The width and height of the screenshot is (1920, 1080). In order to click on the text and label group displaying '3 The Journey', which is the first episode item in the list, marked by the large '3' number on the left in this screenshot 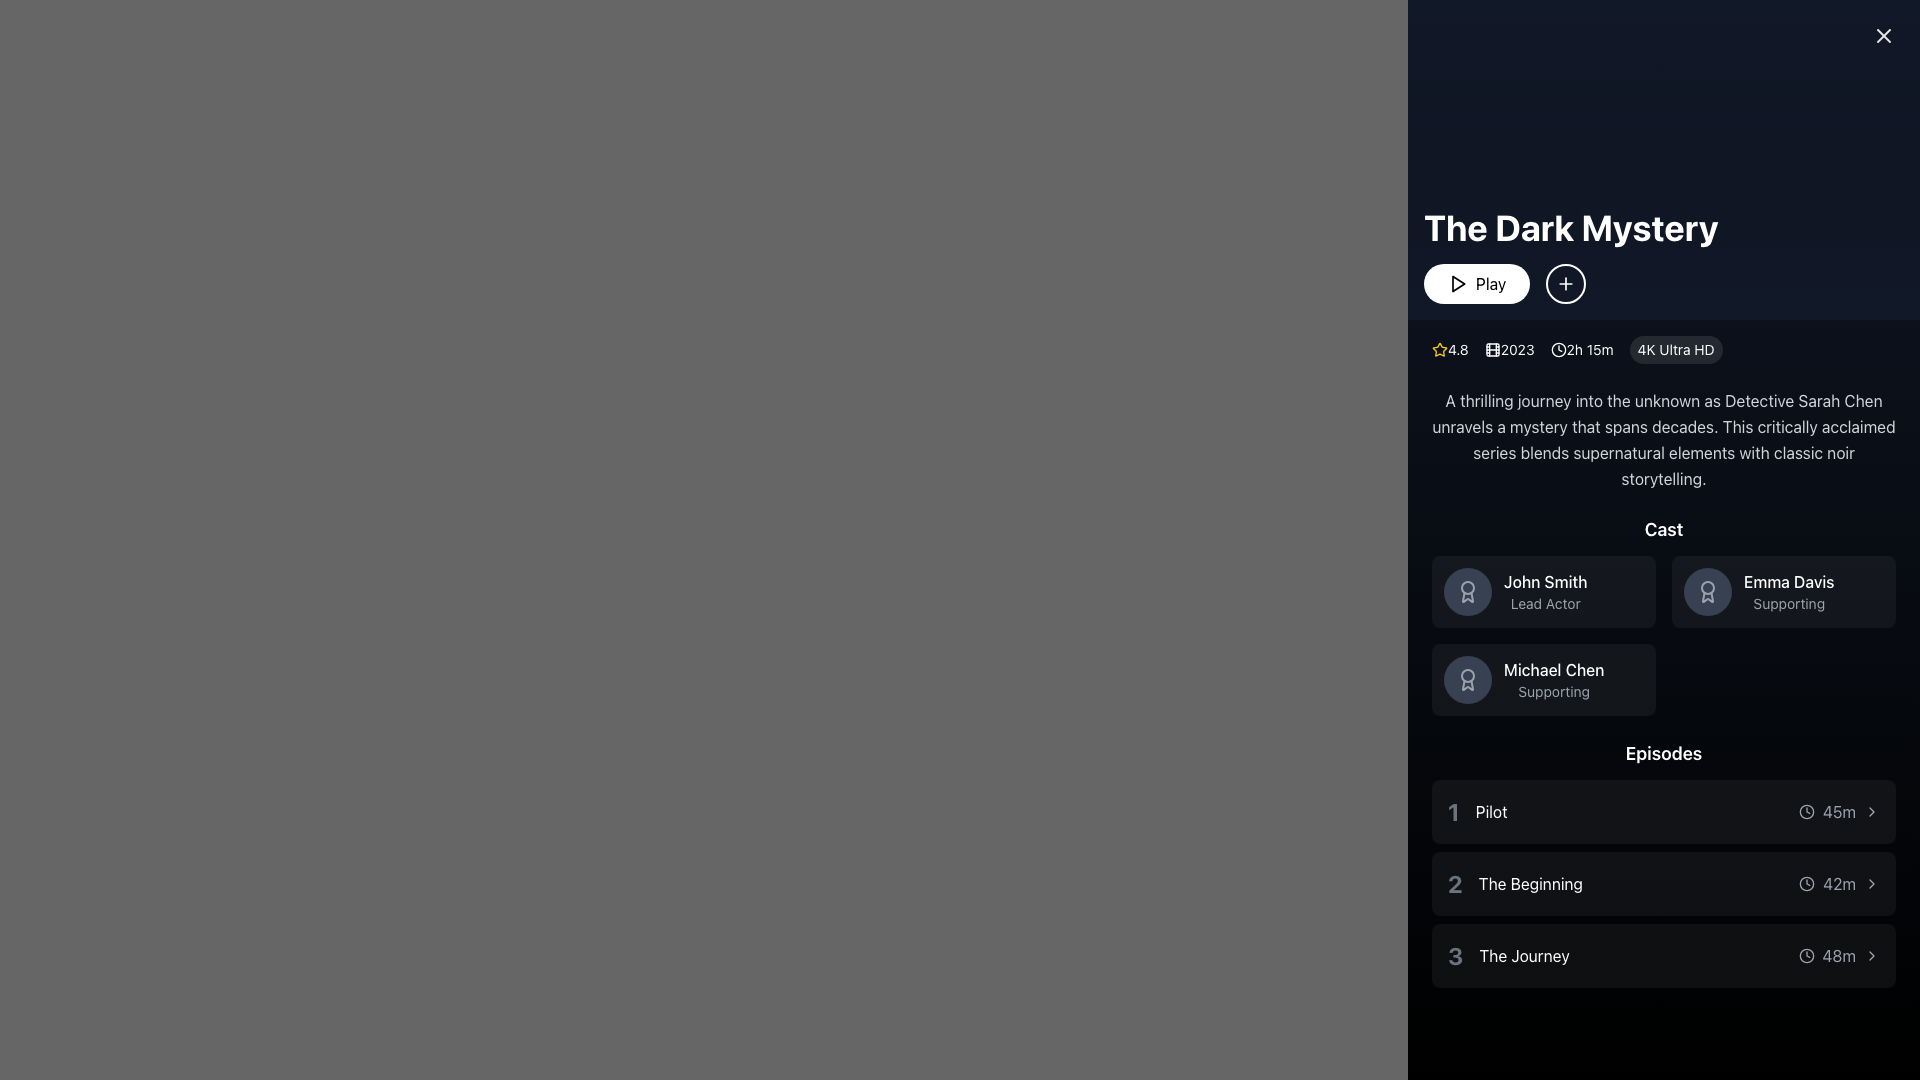, I will do `click(1508, 955)`.